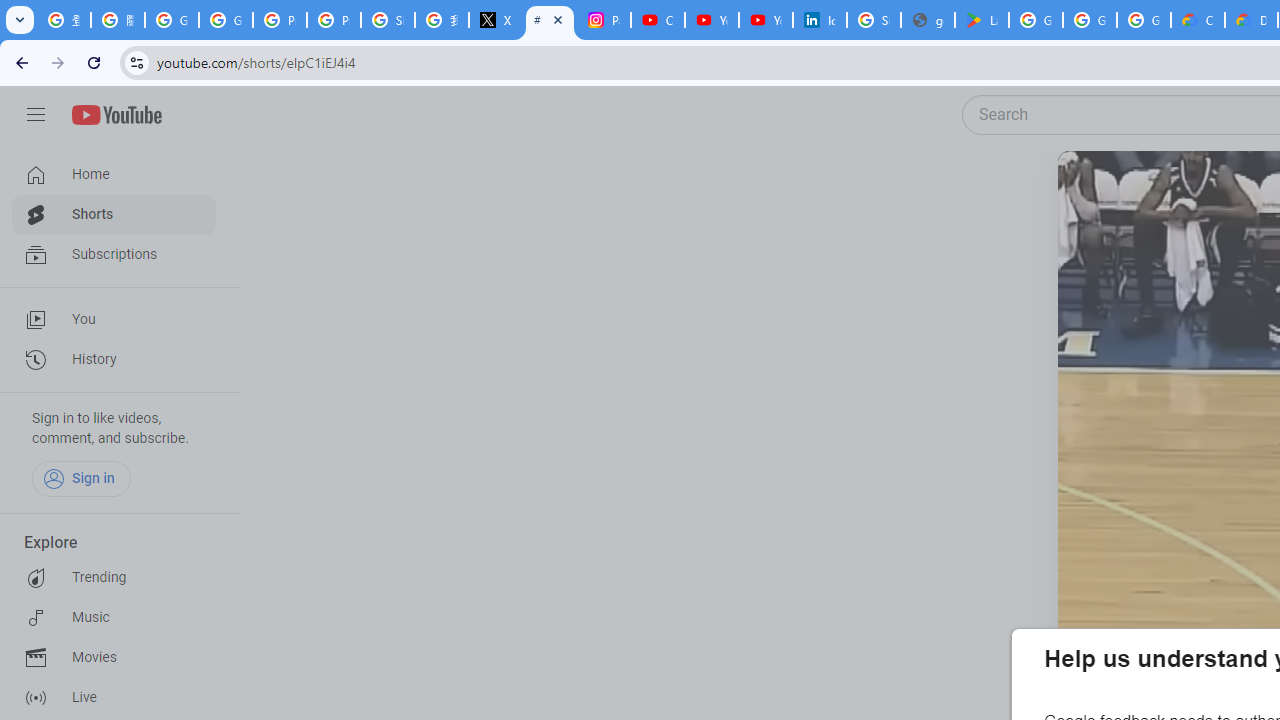 This screenshot has width=1280, height=720. What do you see at coordinates (550, 20) in the screenshot?
I see `'#nbabasketballhighlights - YouTube'` at bounding box center [550, 20].